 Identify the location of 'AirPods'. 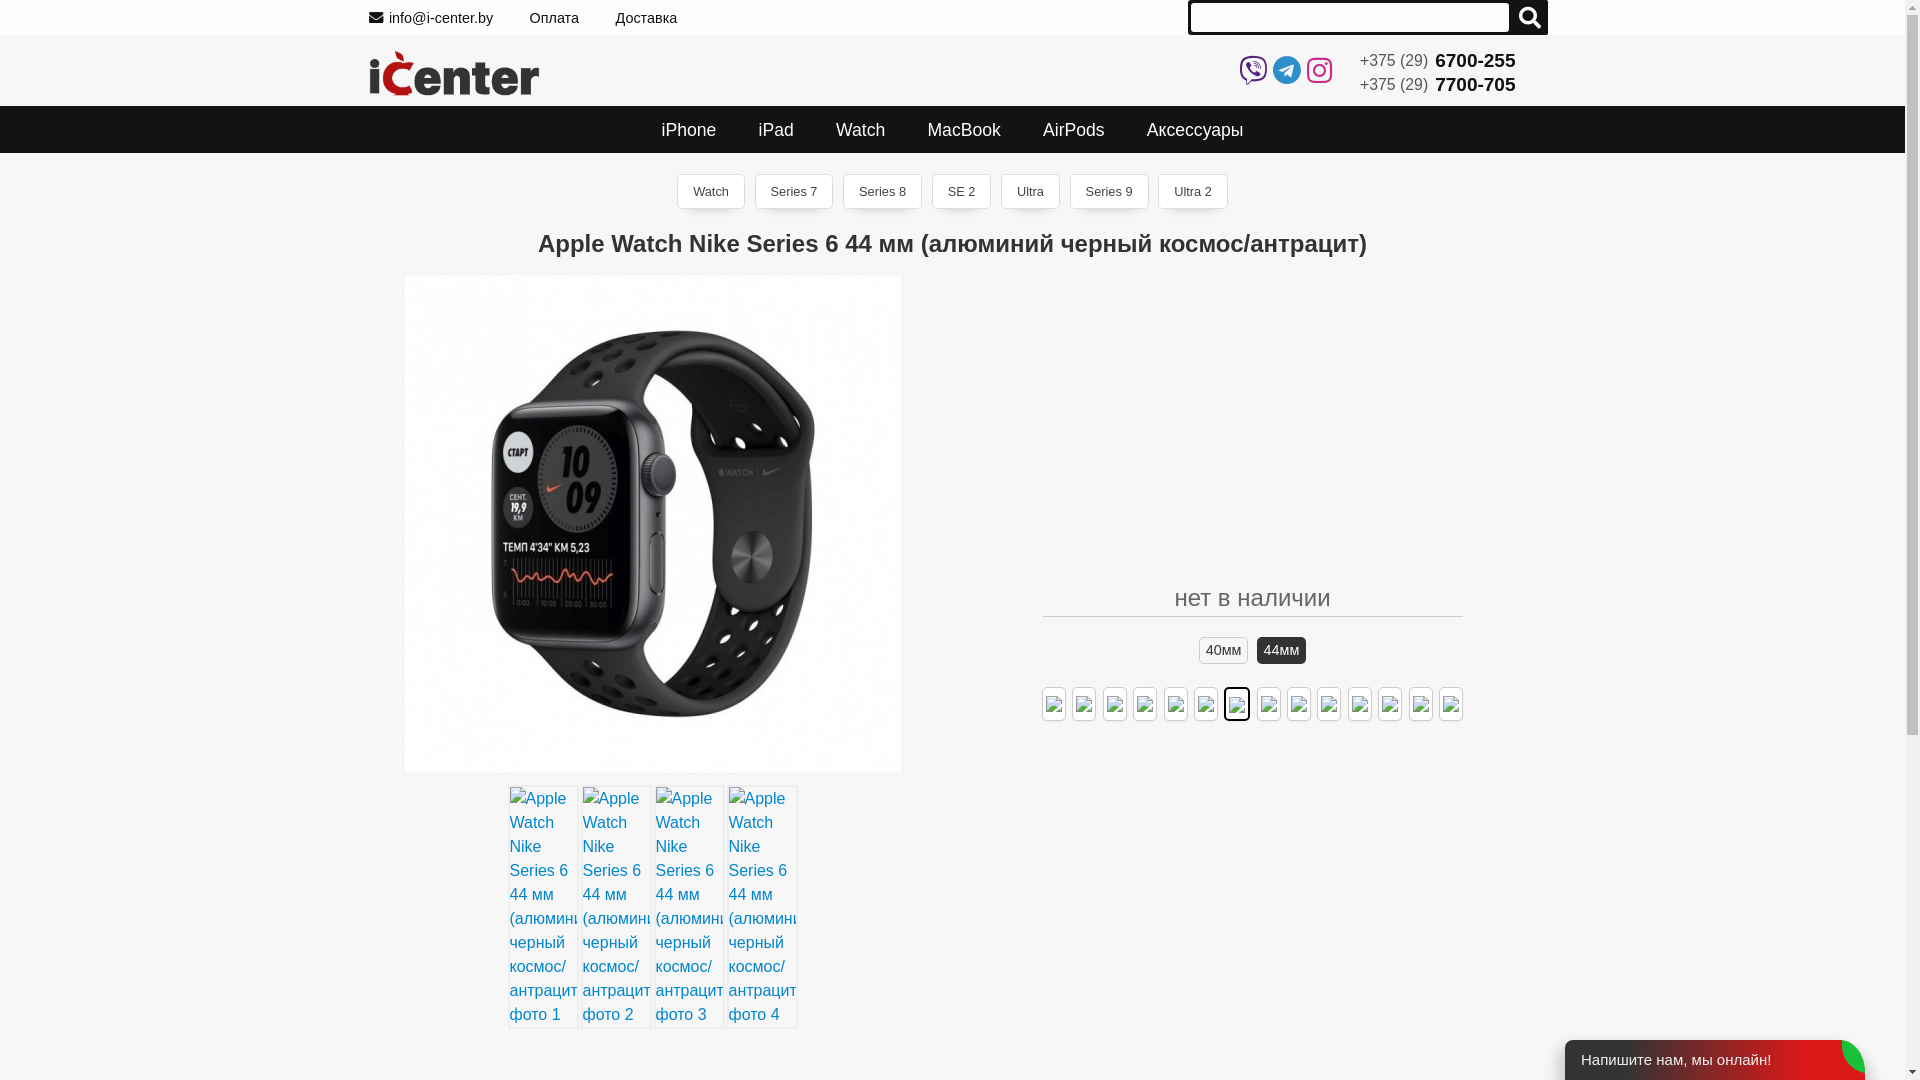
(1022, 129).